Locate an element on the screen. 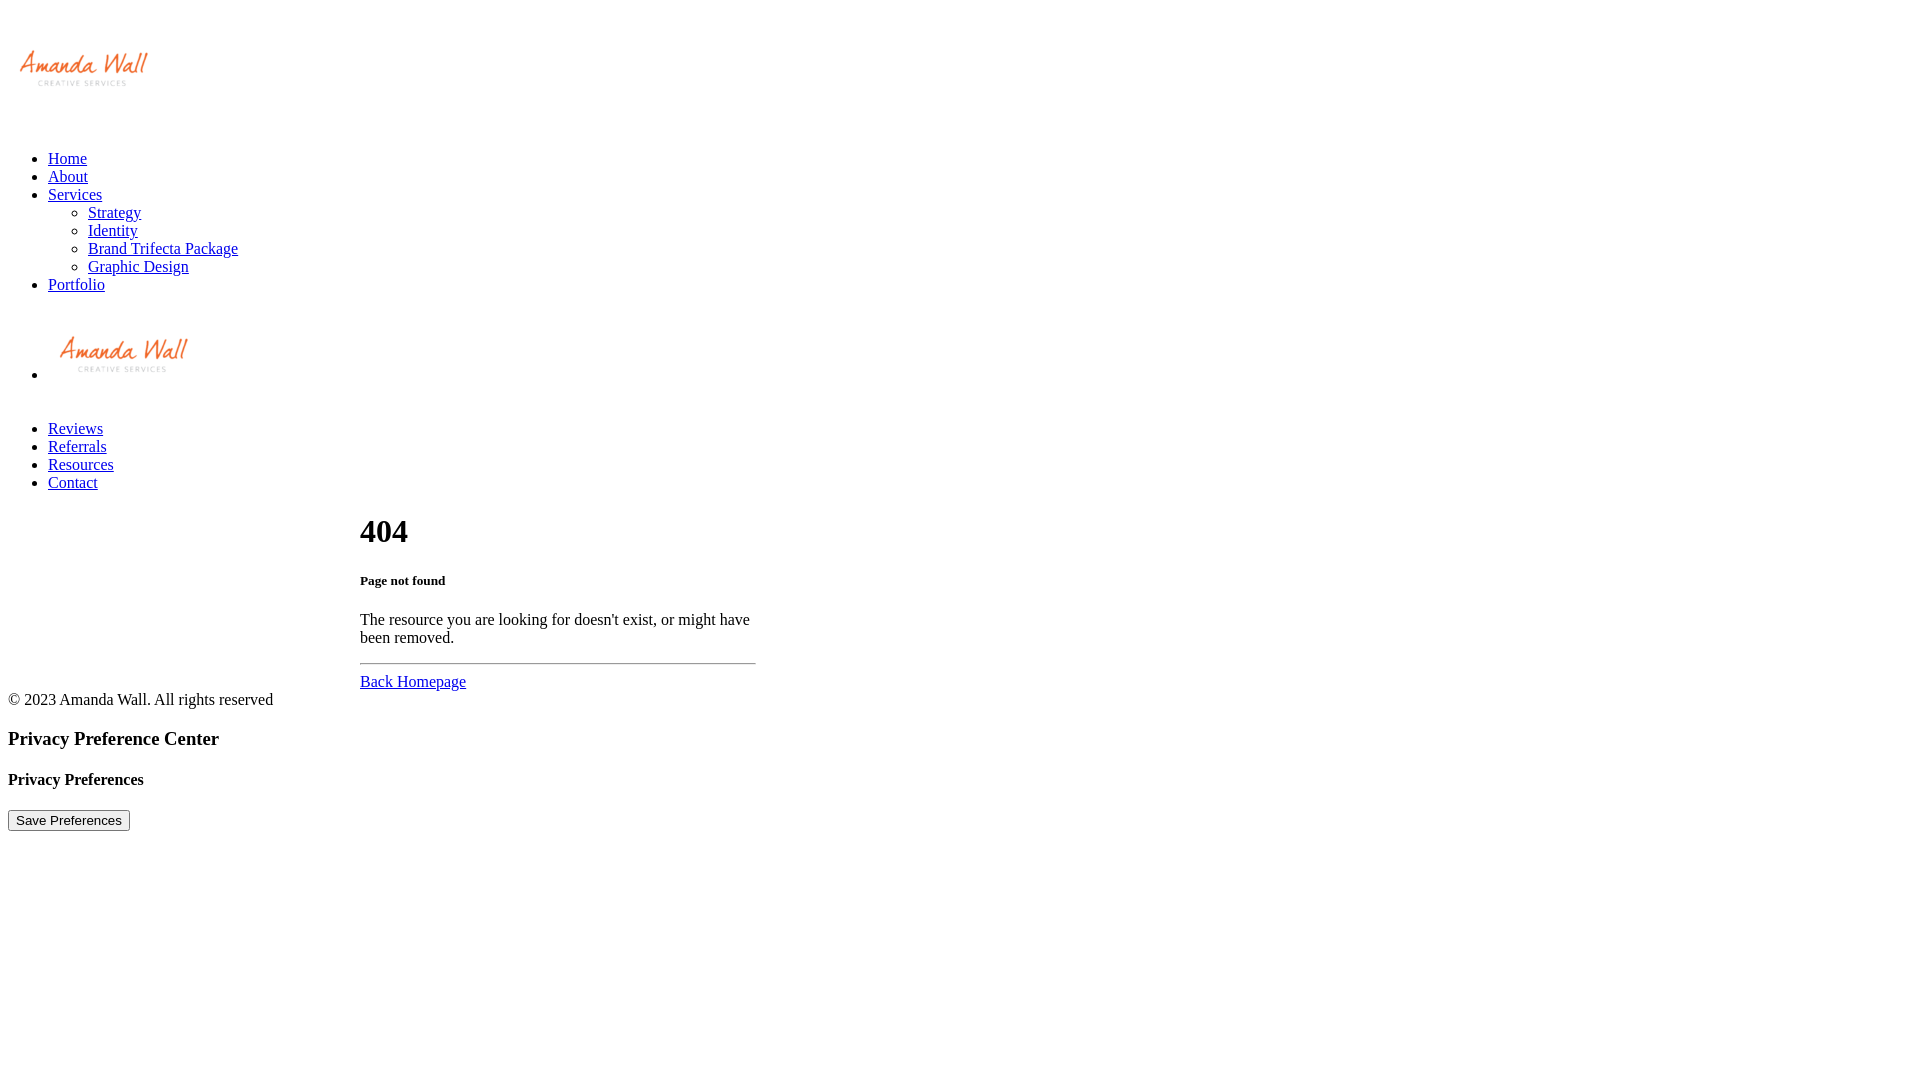  'Resources' is located at coordinates (80, 464).